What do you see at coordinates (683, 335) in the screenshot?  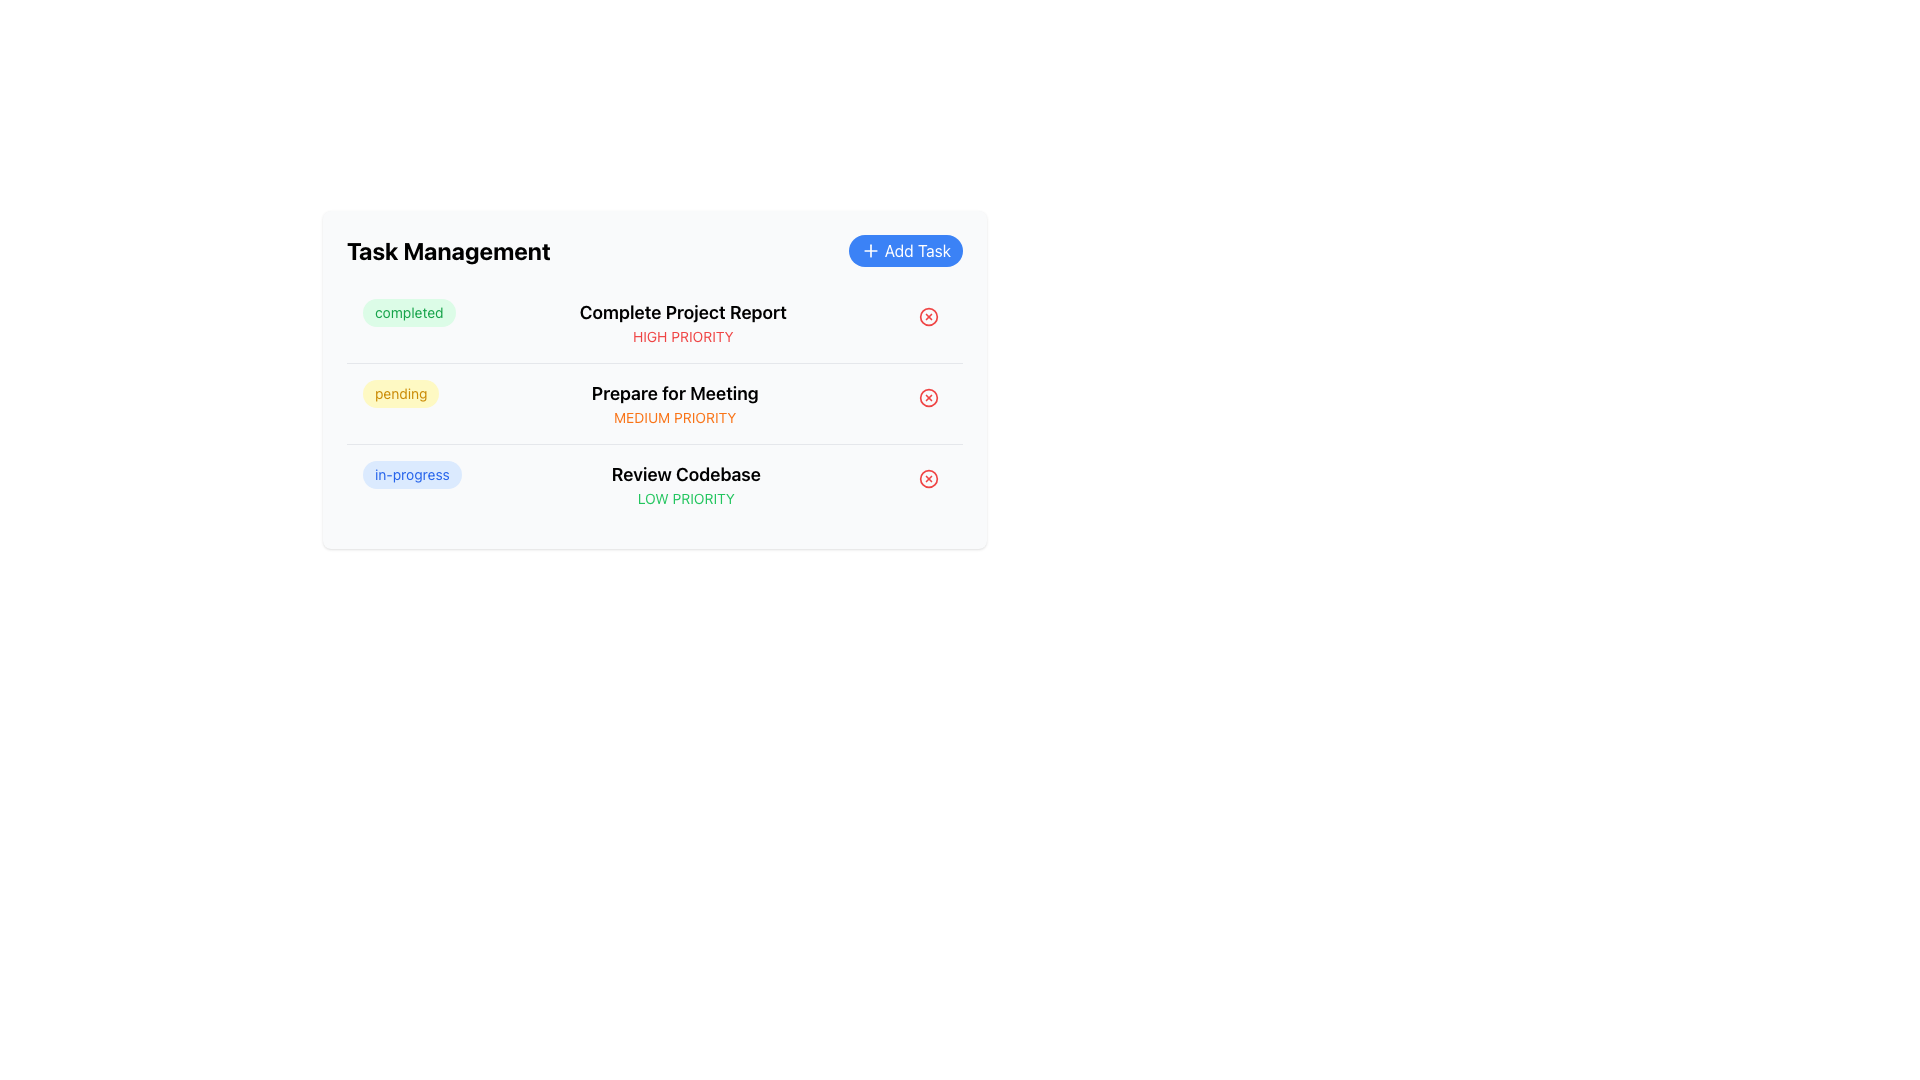 I see `the 'HIGH PRIORITY' indicator label for the task 'Complete Project Report'` at bounding box center [683, 335].